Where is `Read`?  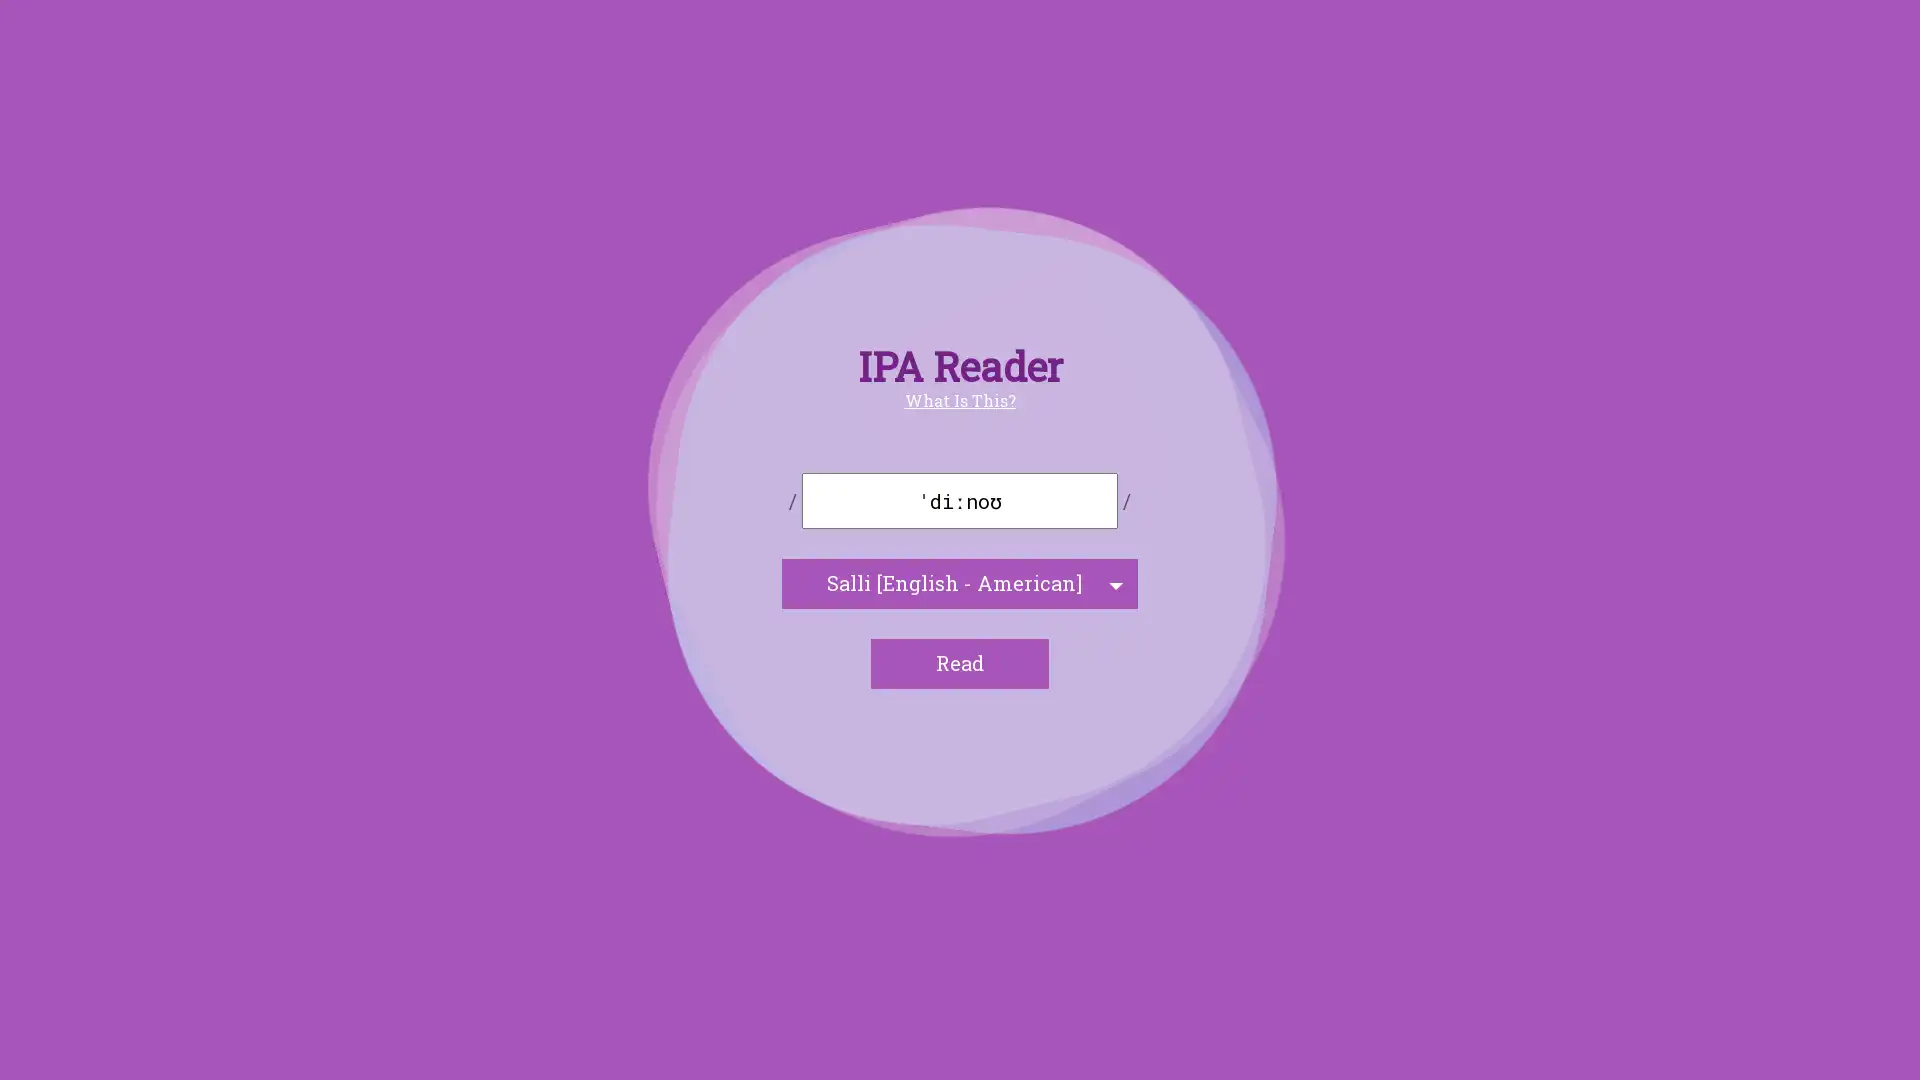
Read is located at coordinates (960, 663).